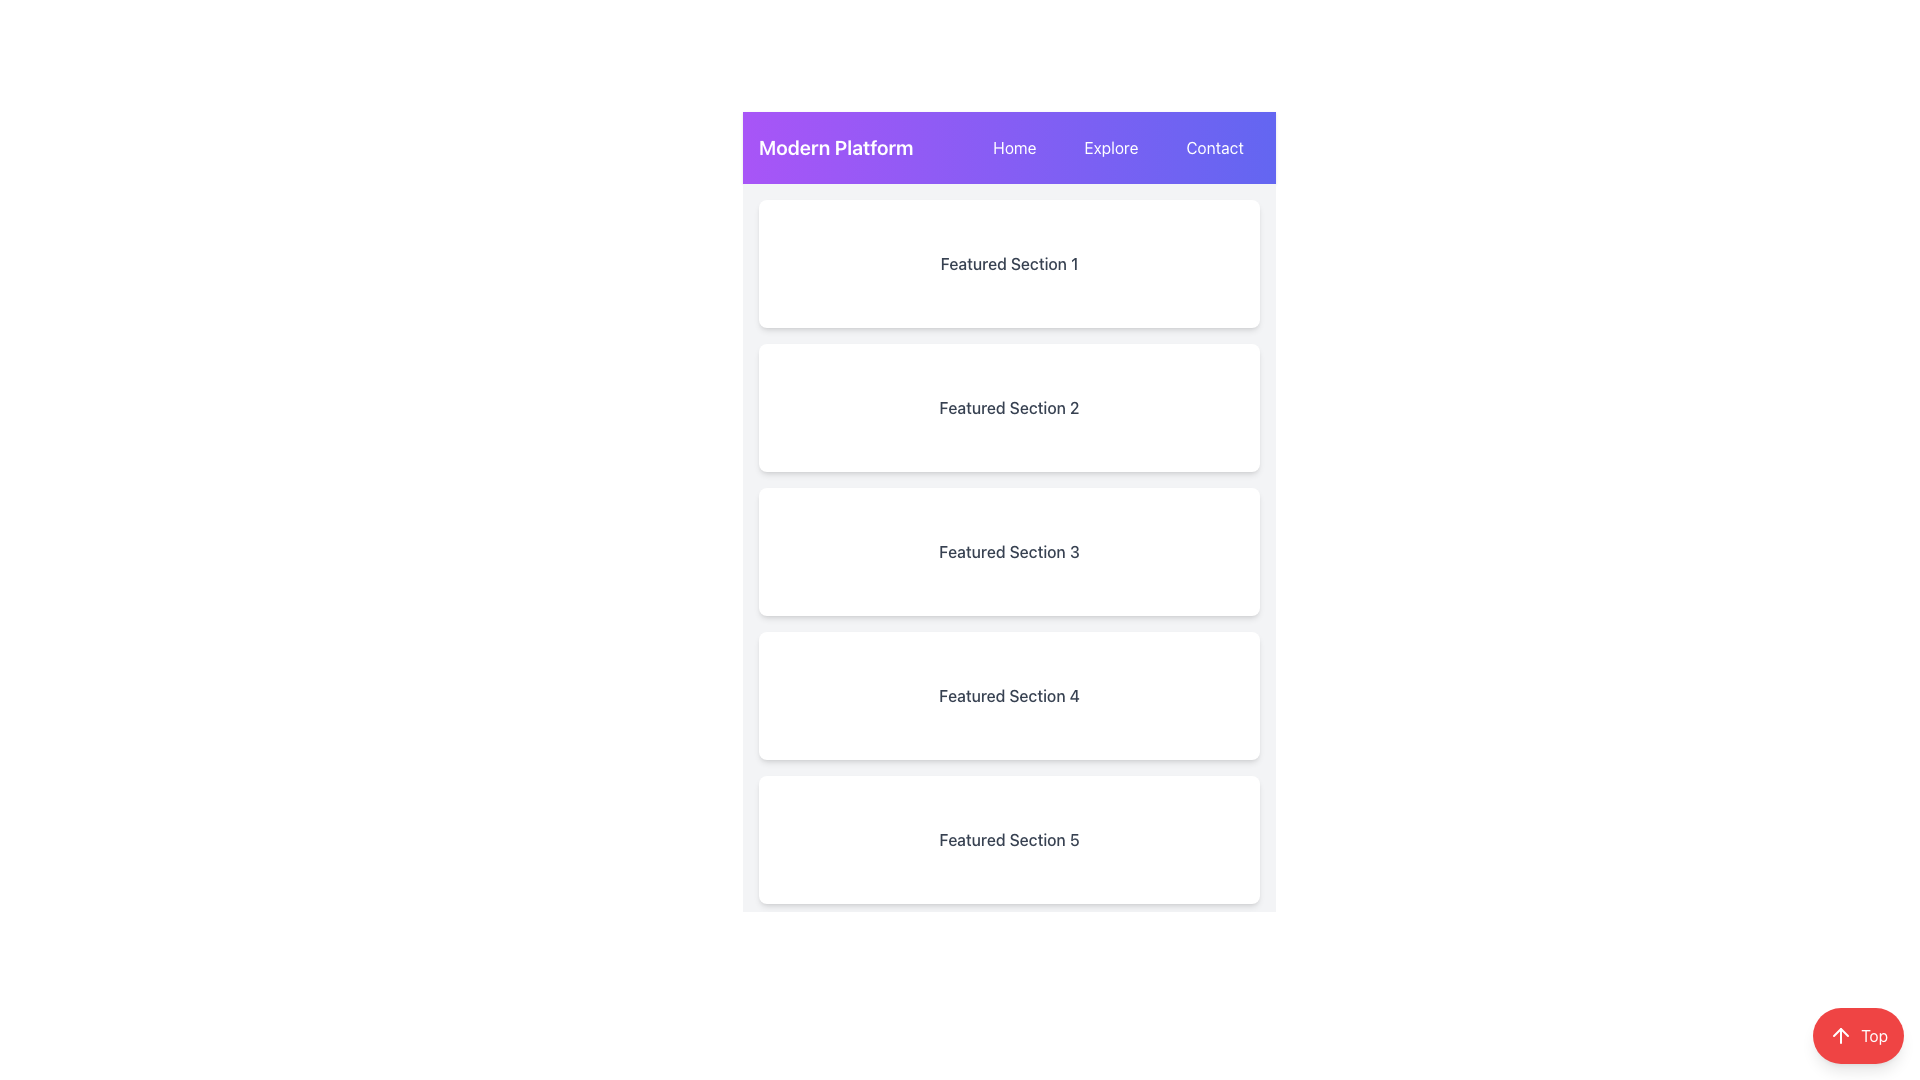  What do you see at coordinates (836, 146) in the screenshot?
I see `the title text in the upper left corner of the navigation bar, which serves as the header for the web application and is positioned to the left of the 'Home', 'Explore', and 'Contact' links` at bounding box center [836, 146].